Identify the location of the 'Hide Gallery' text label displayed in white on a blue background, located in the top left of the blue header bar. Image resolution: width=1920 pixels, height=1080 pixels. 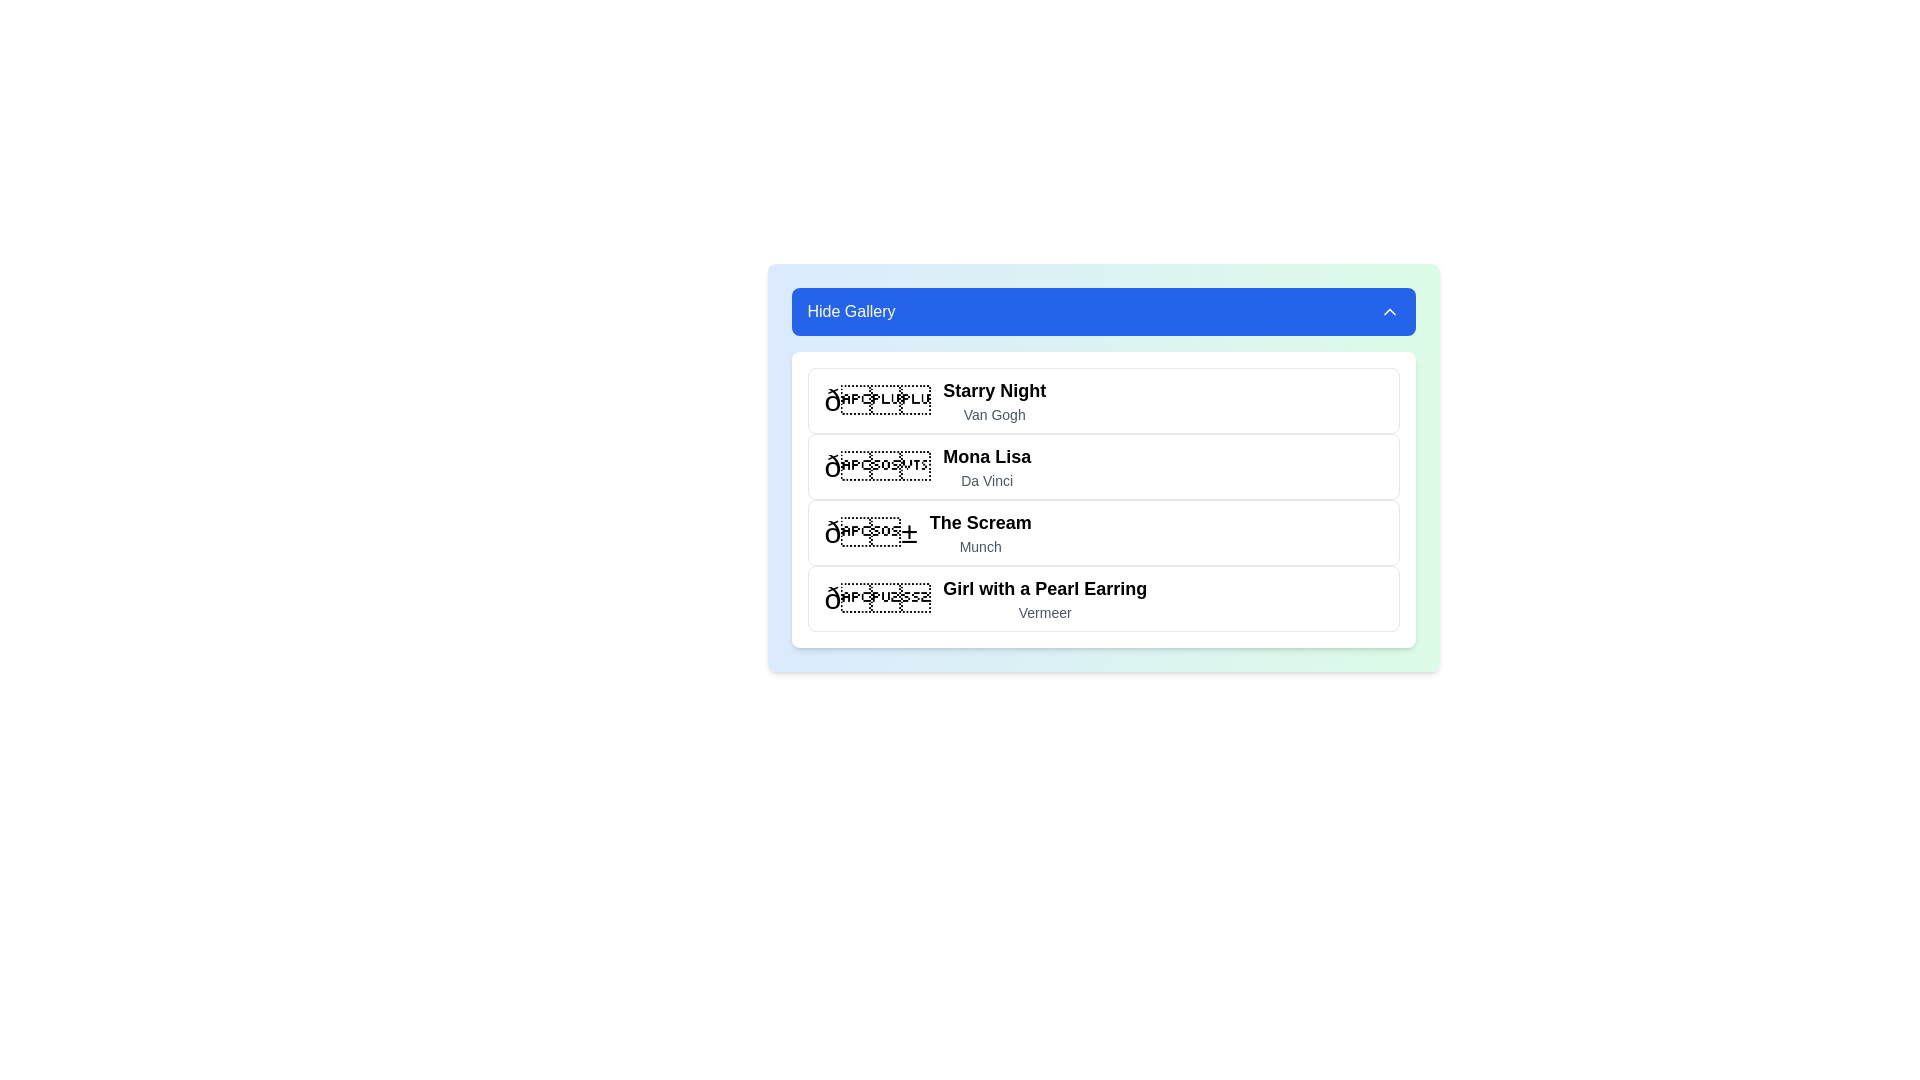
(851, 312).